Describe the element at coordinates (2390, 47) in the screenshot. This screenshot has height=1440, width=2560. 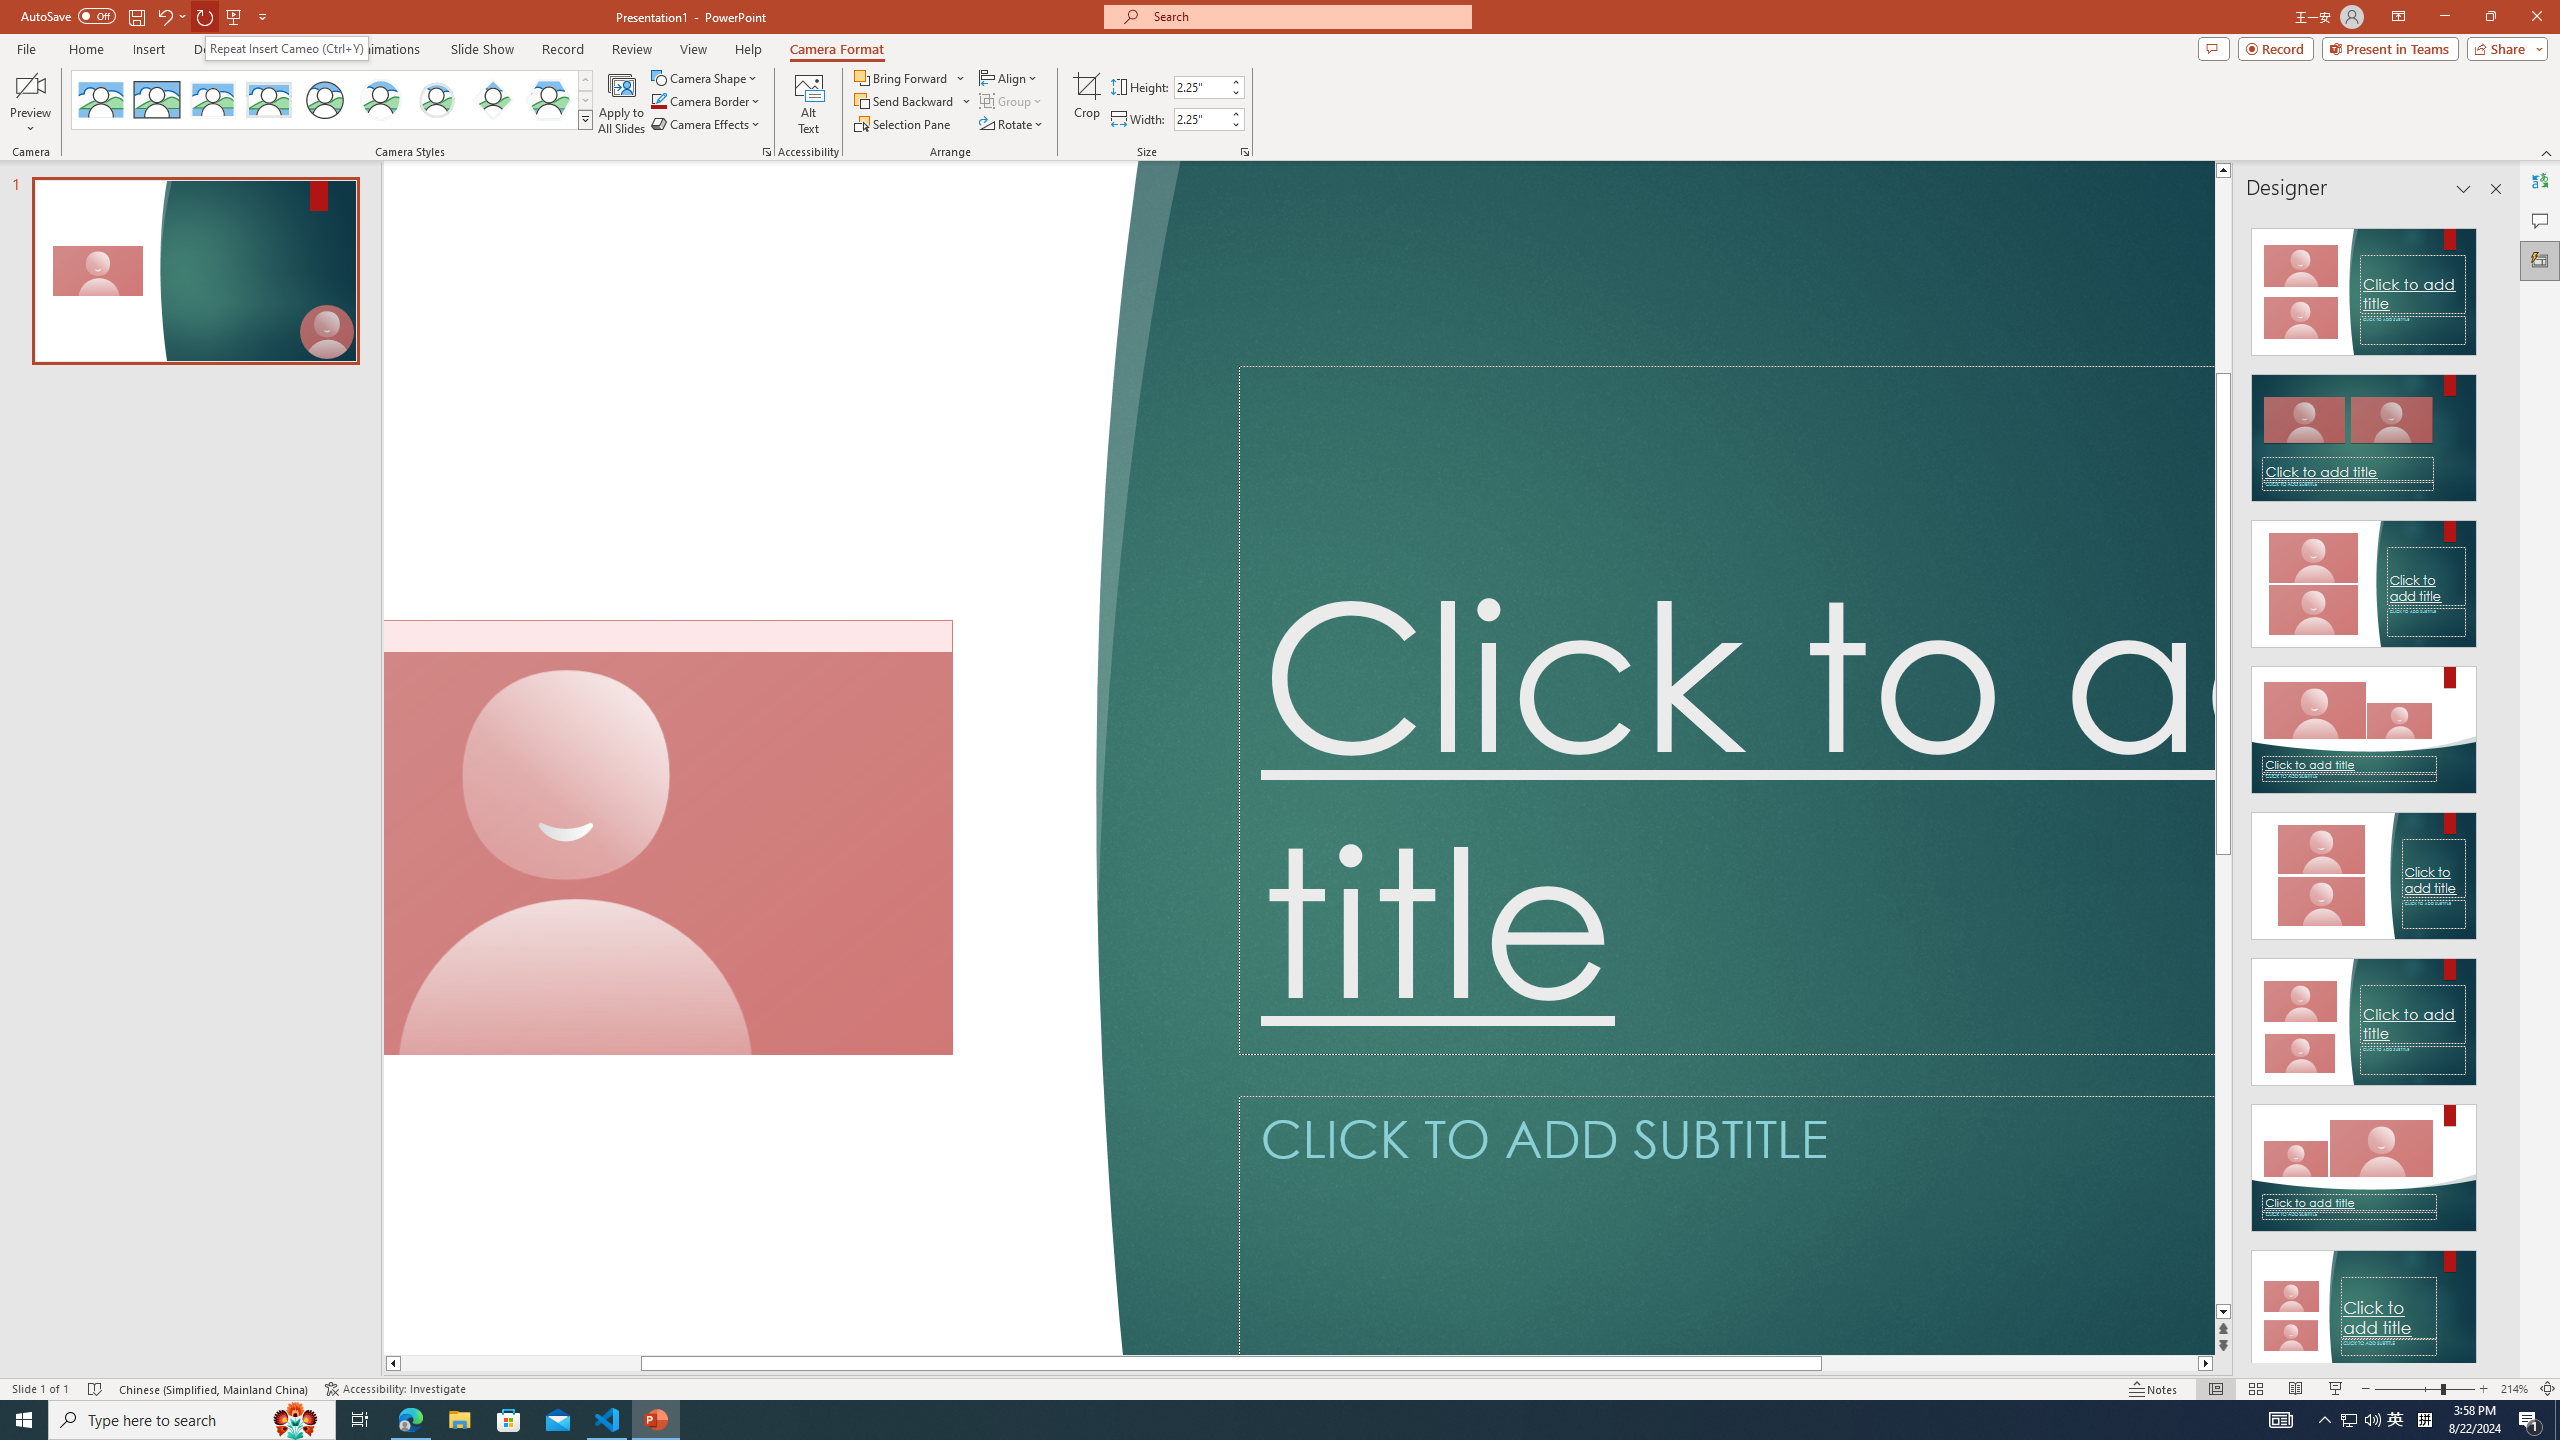
I see `'Present in Teams'` at that location.